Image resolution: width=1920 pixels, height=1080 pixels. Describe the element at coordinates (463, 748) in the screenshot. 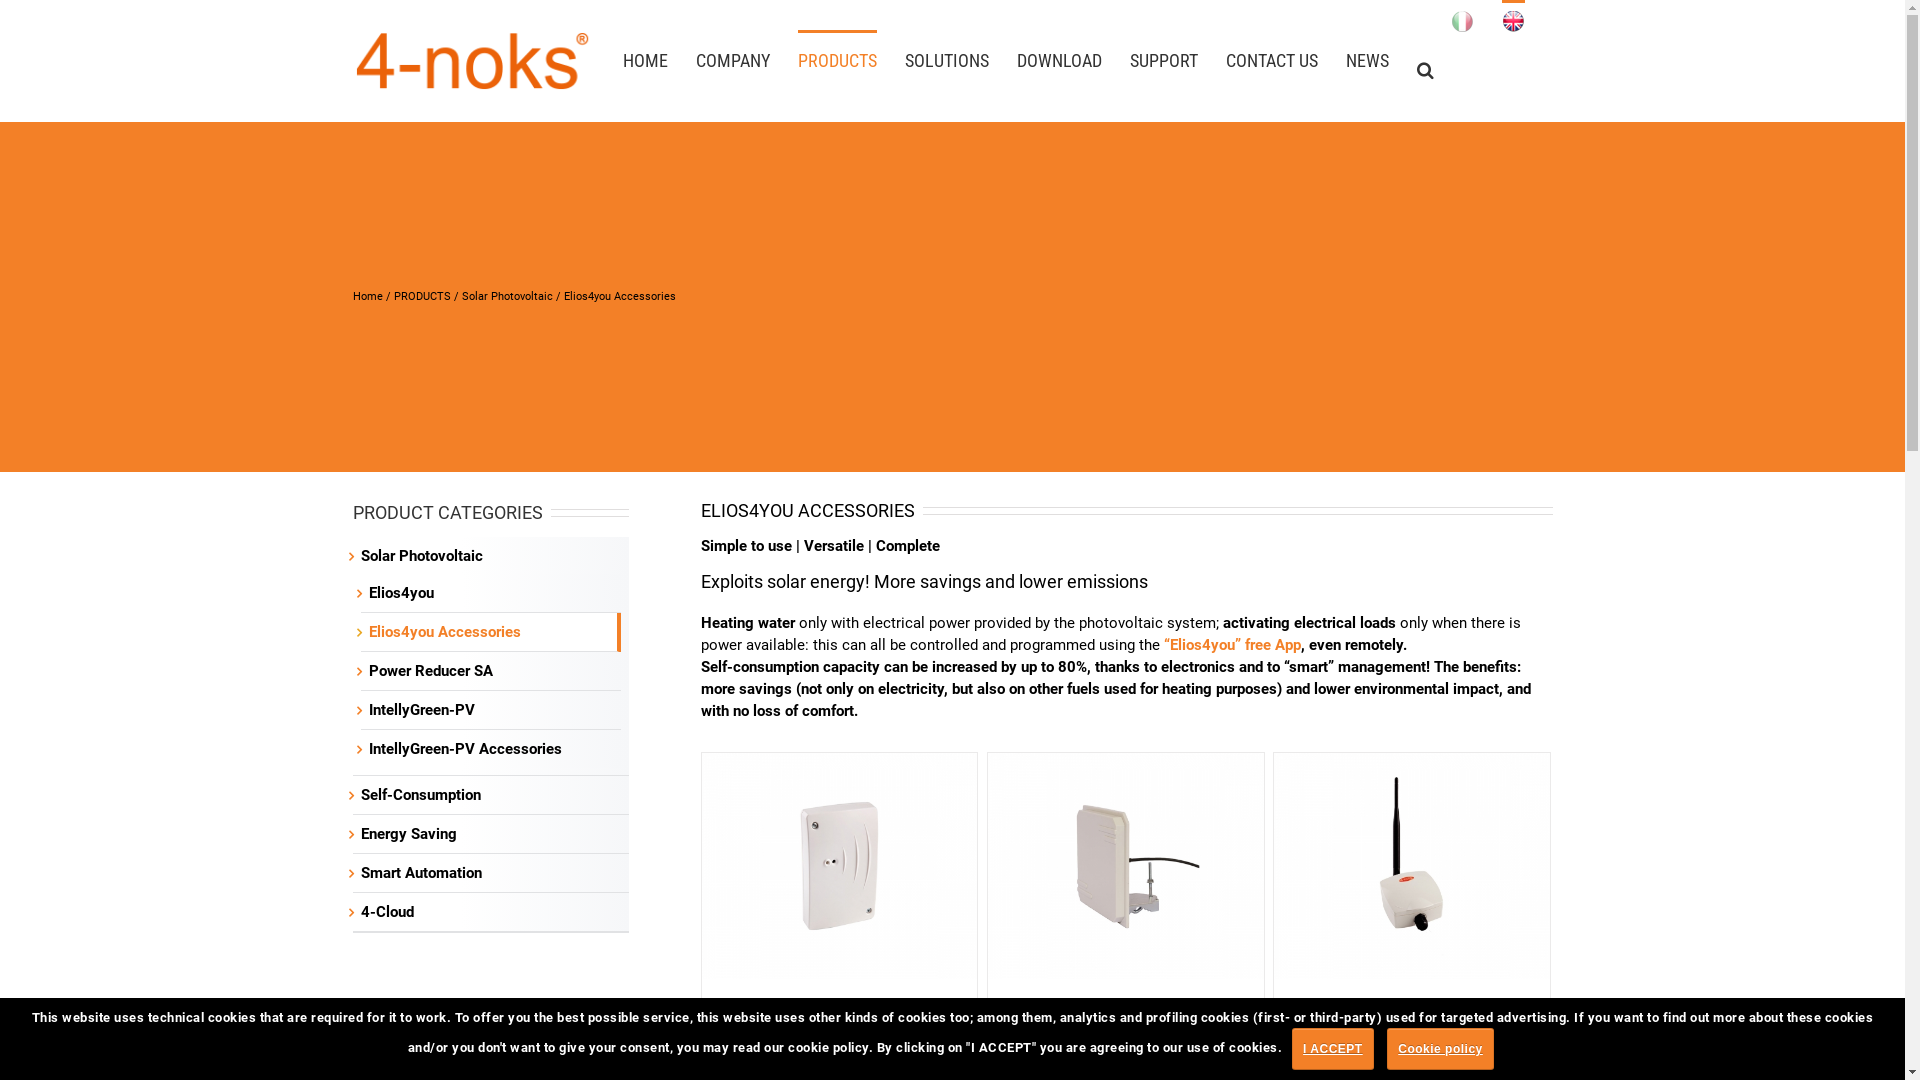

I see `'IntellyGreen-PV Accessories'` at that location.